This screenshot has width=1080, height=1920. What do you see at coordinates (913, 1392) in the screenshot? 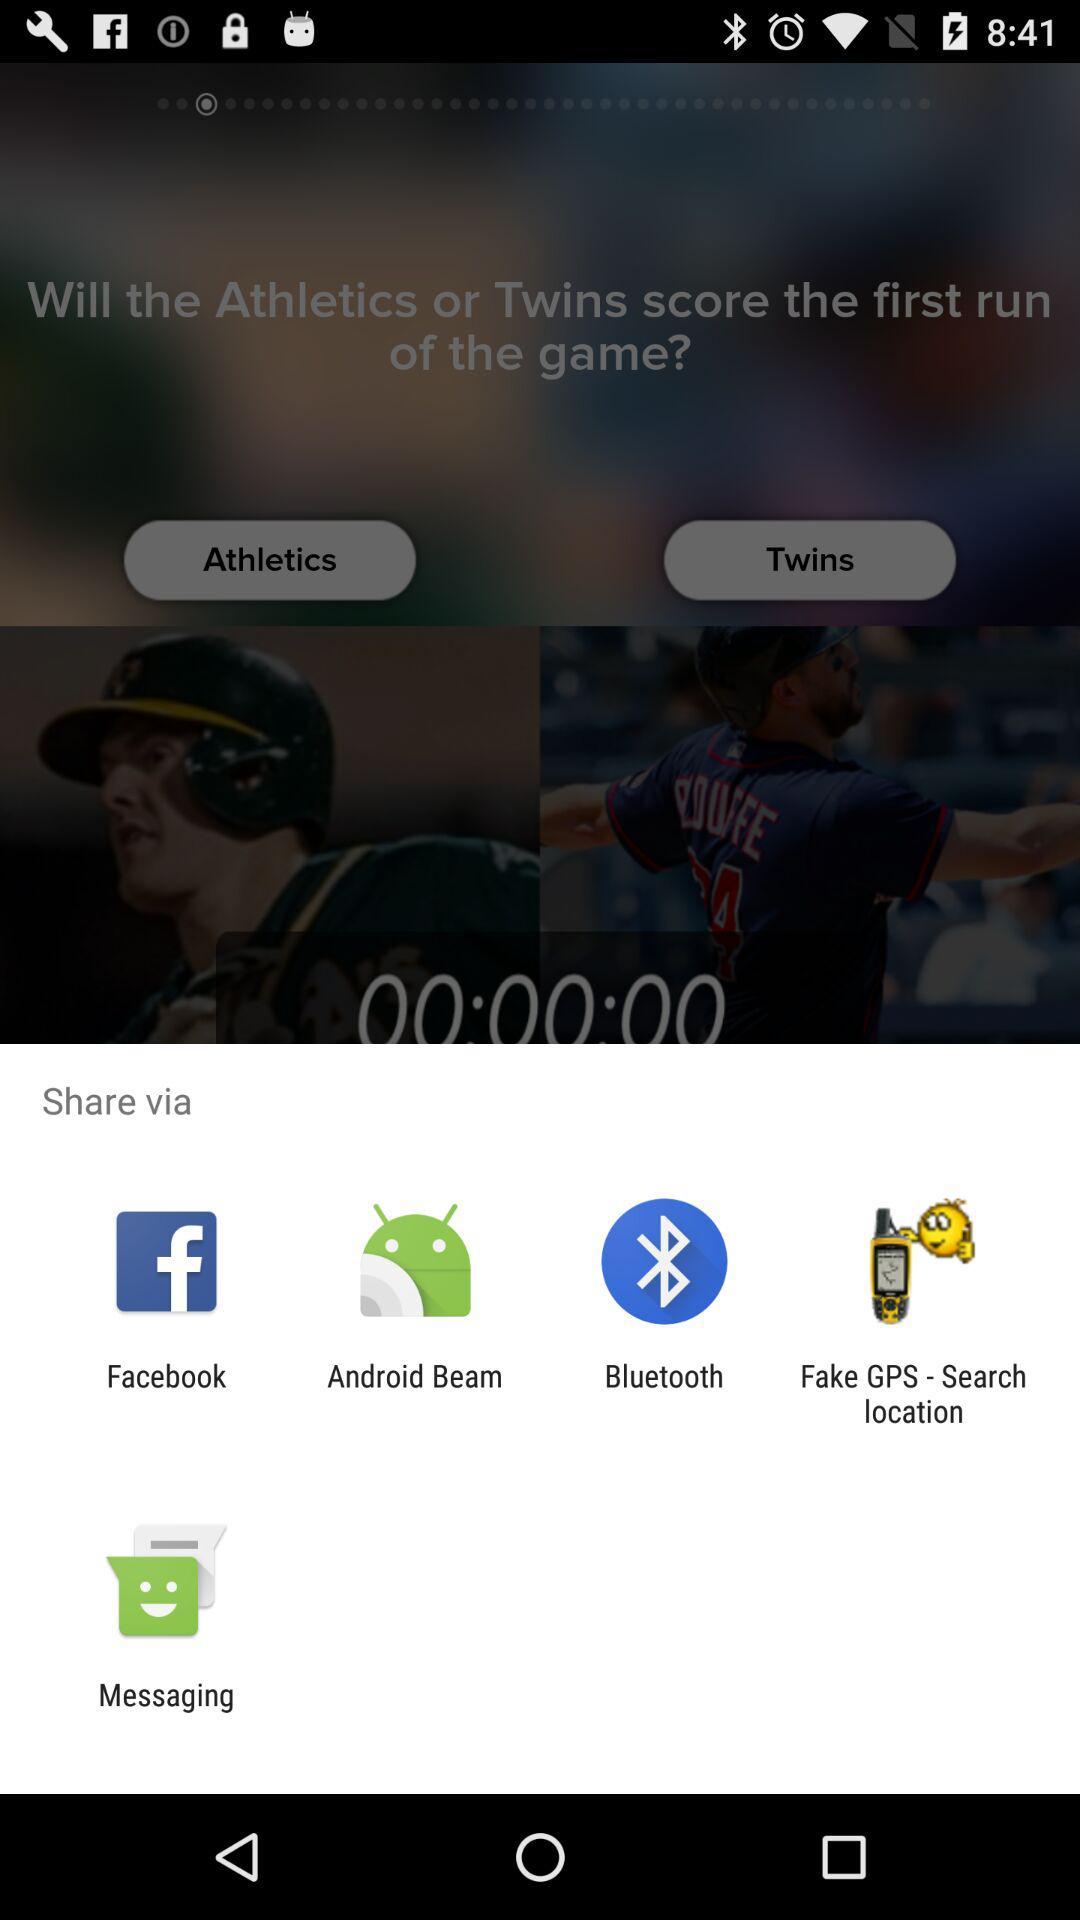
I see `the icon to the right of bluetooth icon` at bounding box center [913, 1392].